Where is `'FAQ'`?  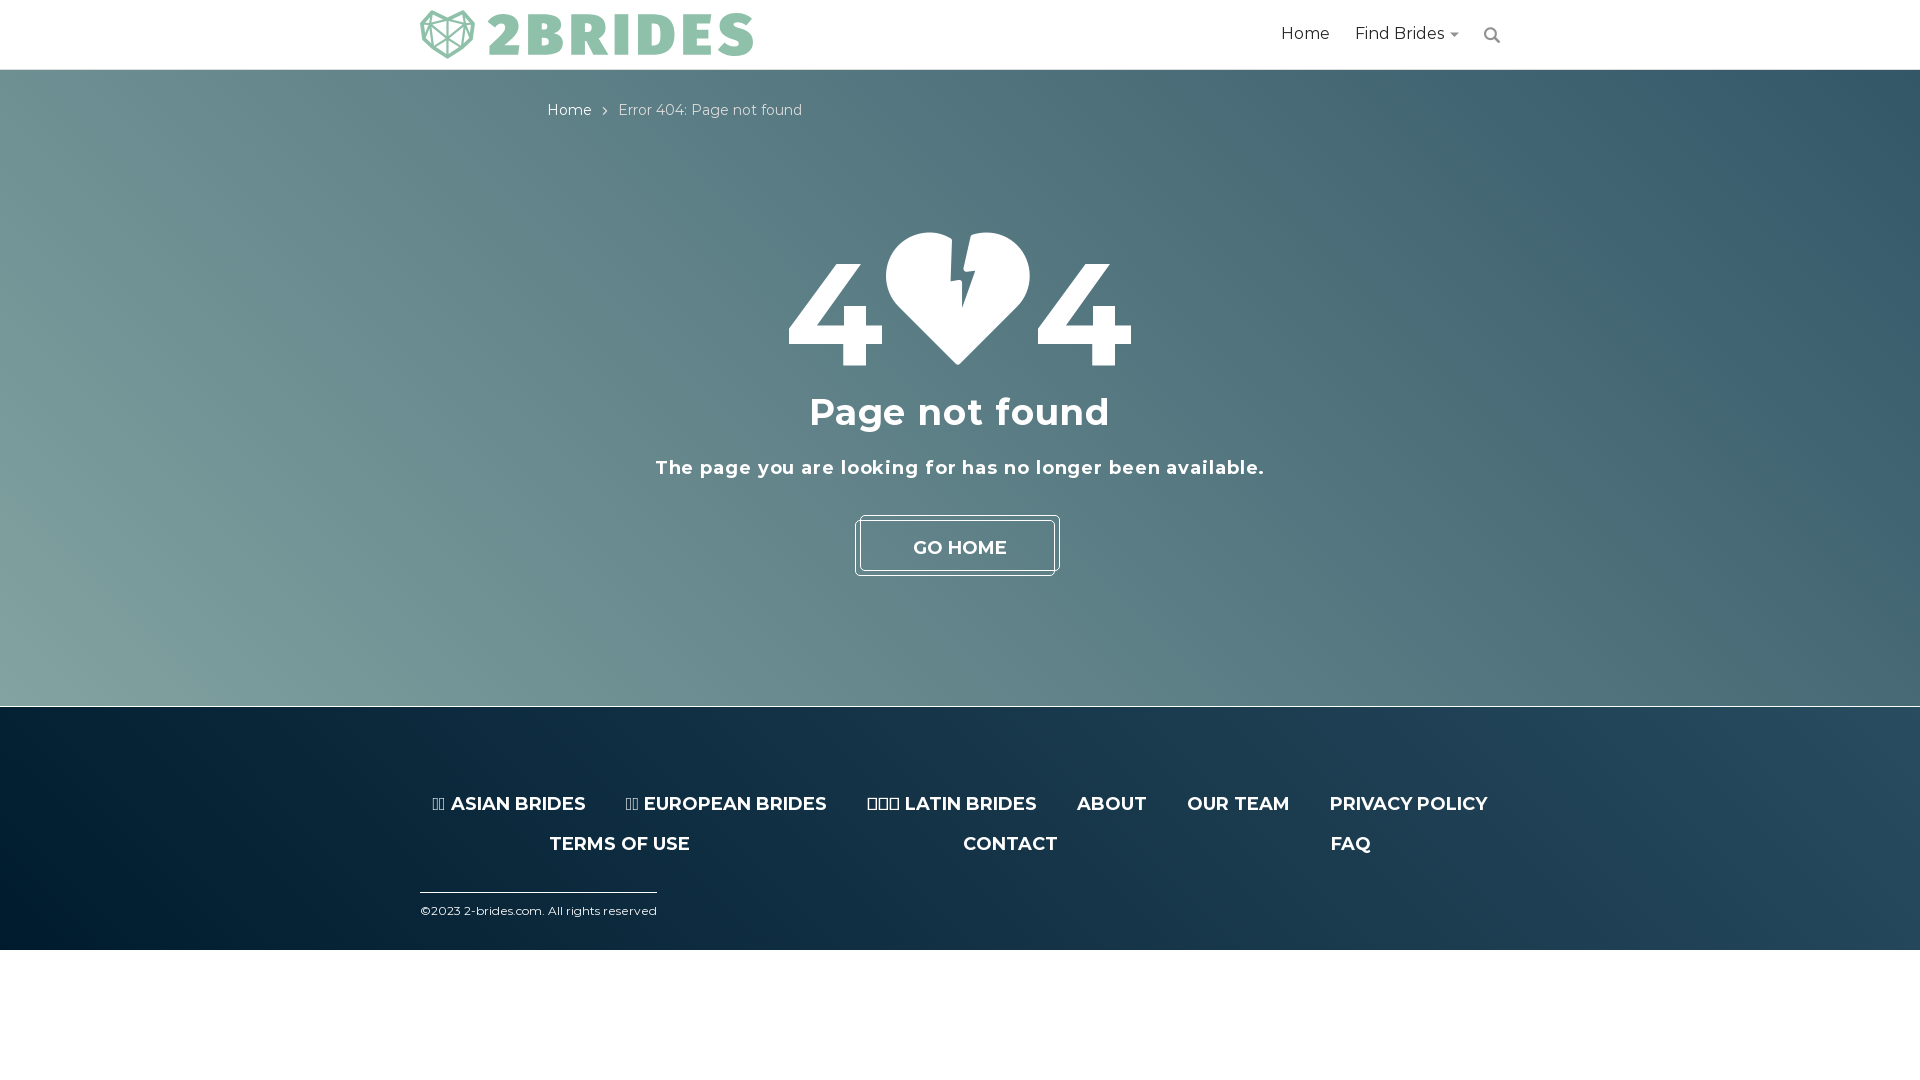
'FAQ' is located at coordinates (1350, 844).